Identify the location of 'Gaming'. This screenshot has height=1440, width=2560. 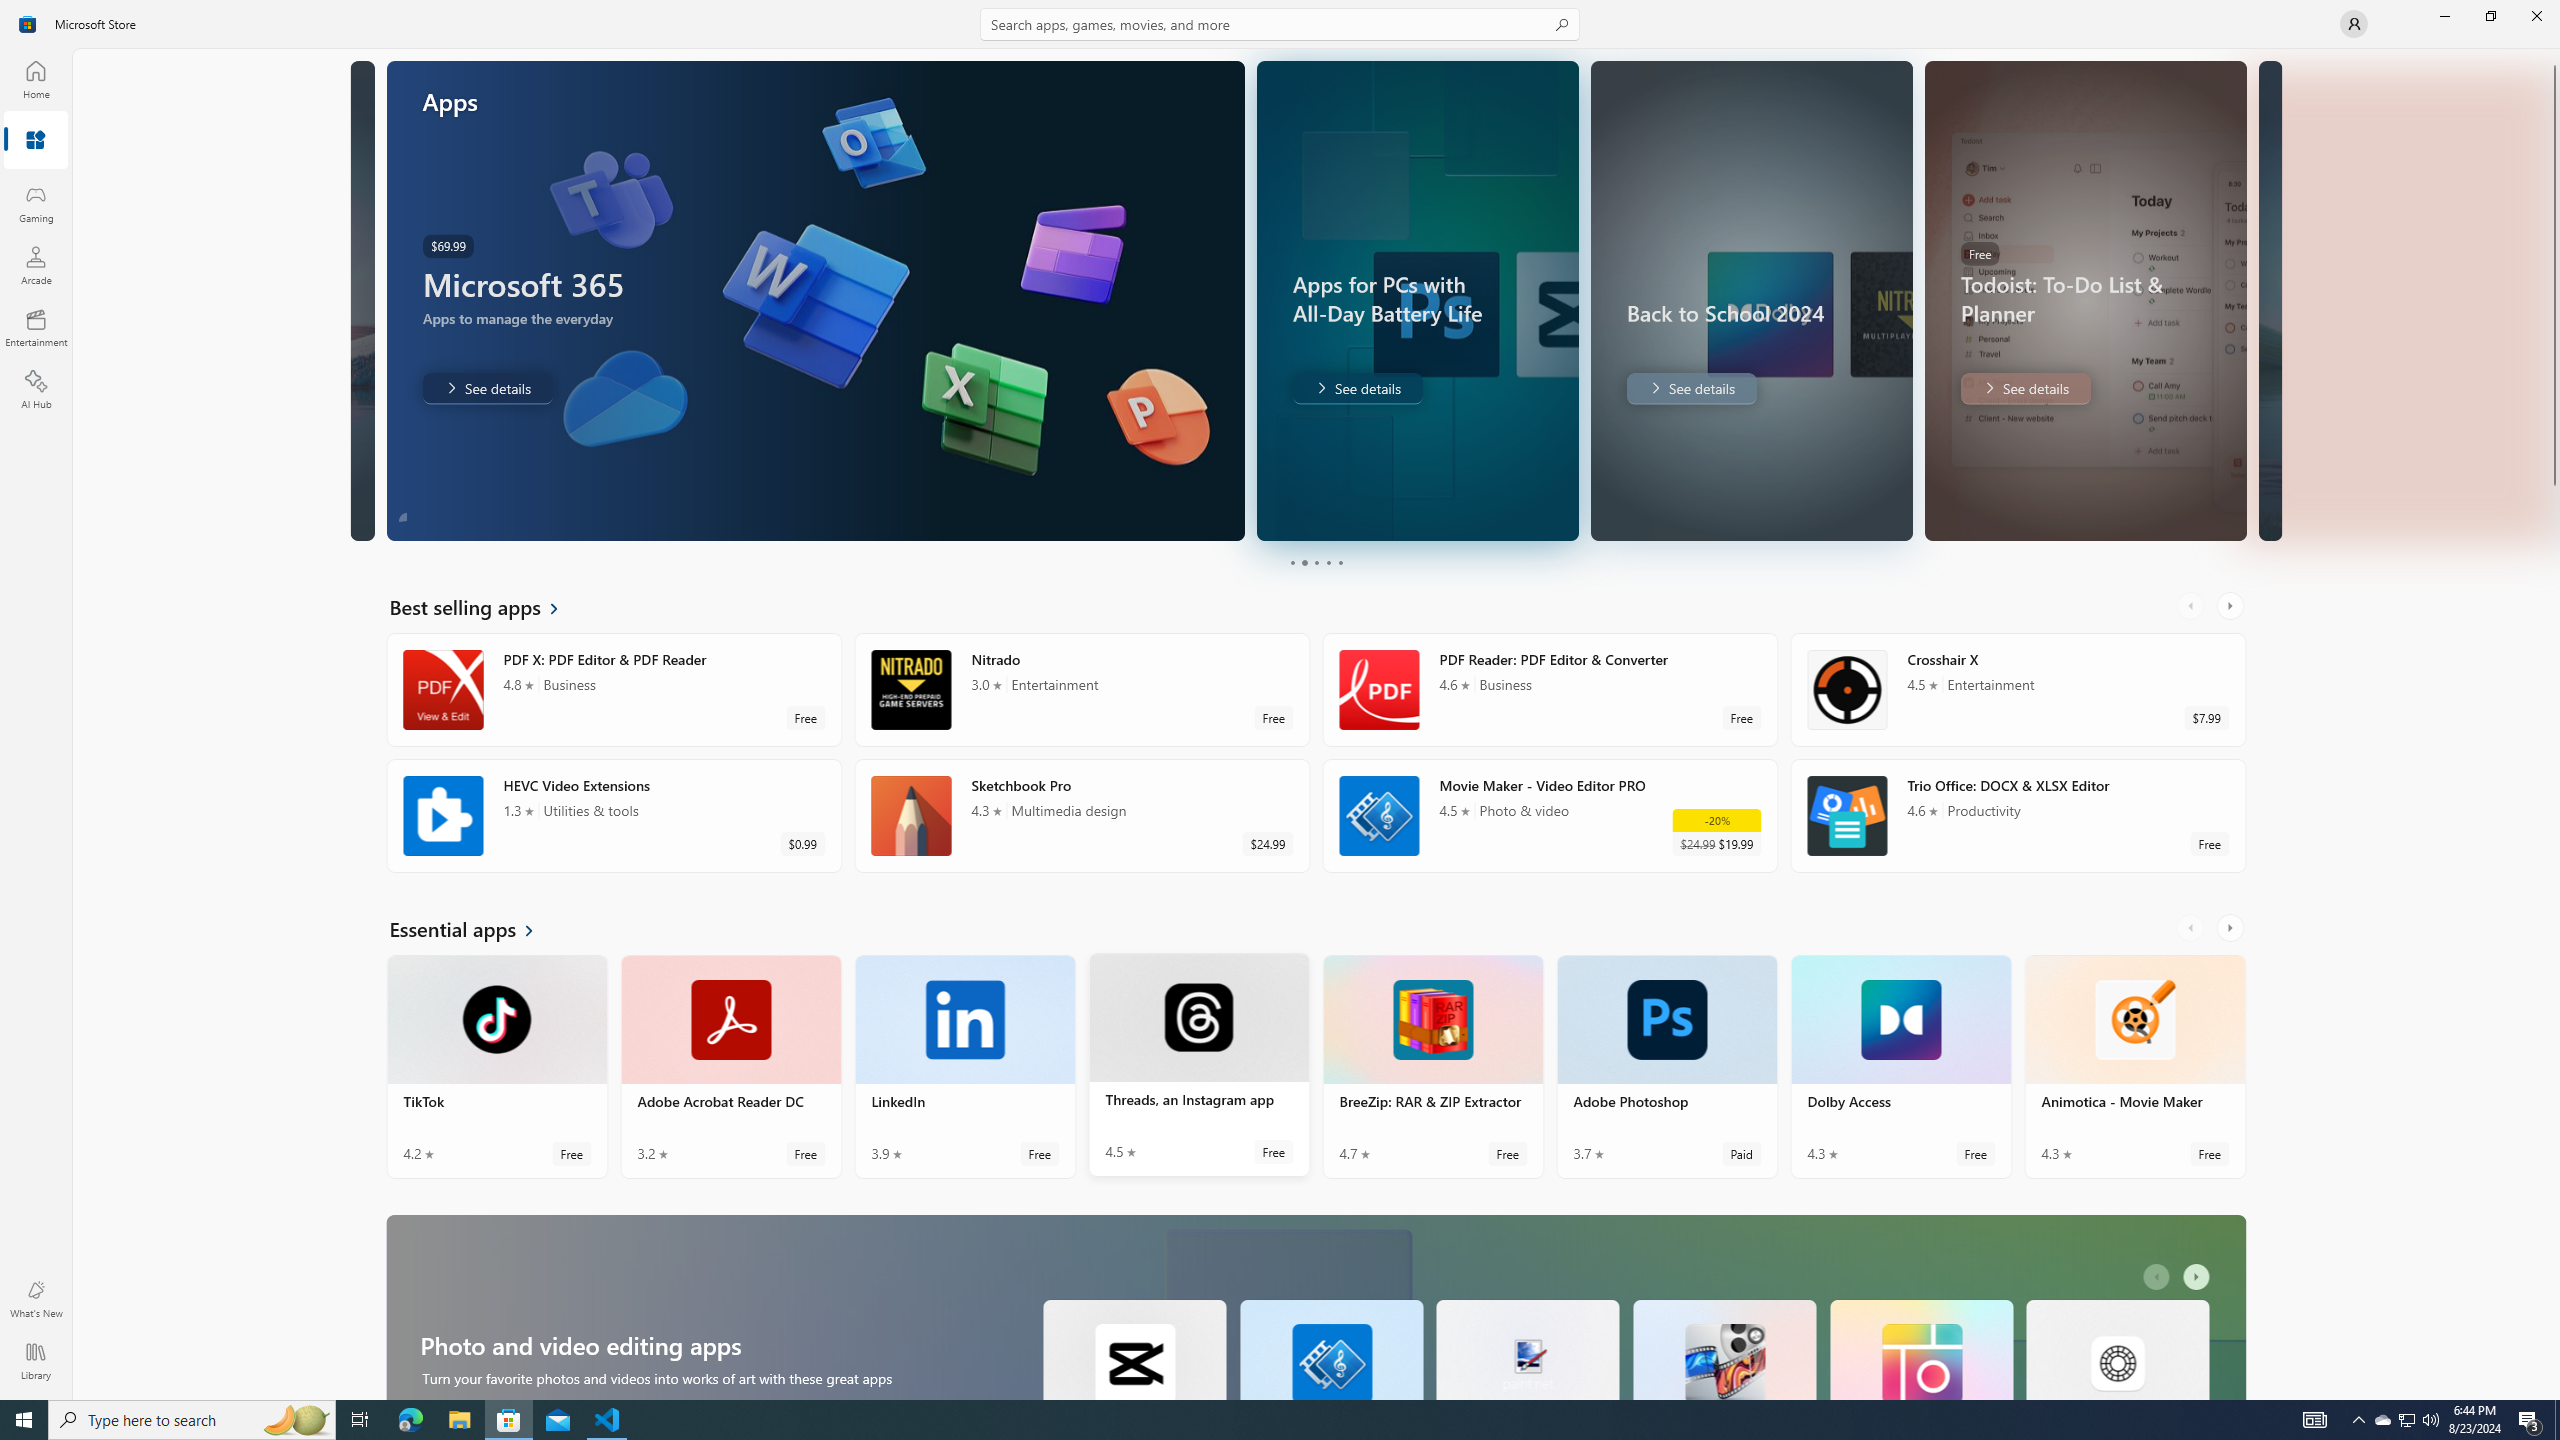
(34, 202).